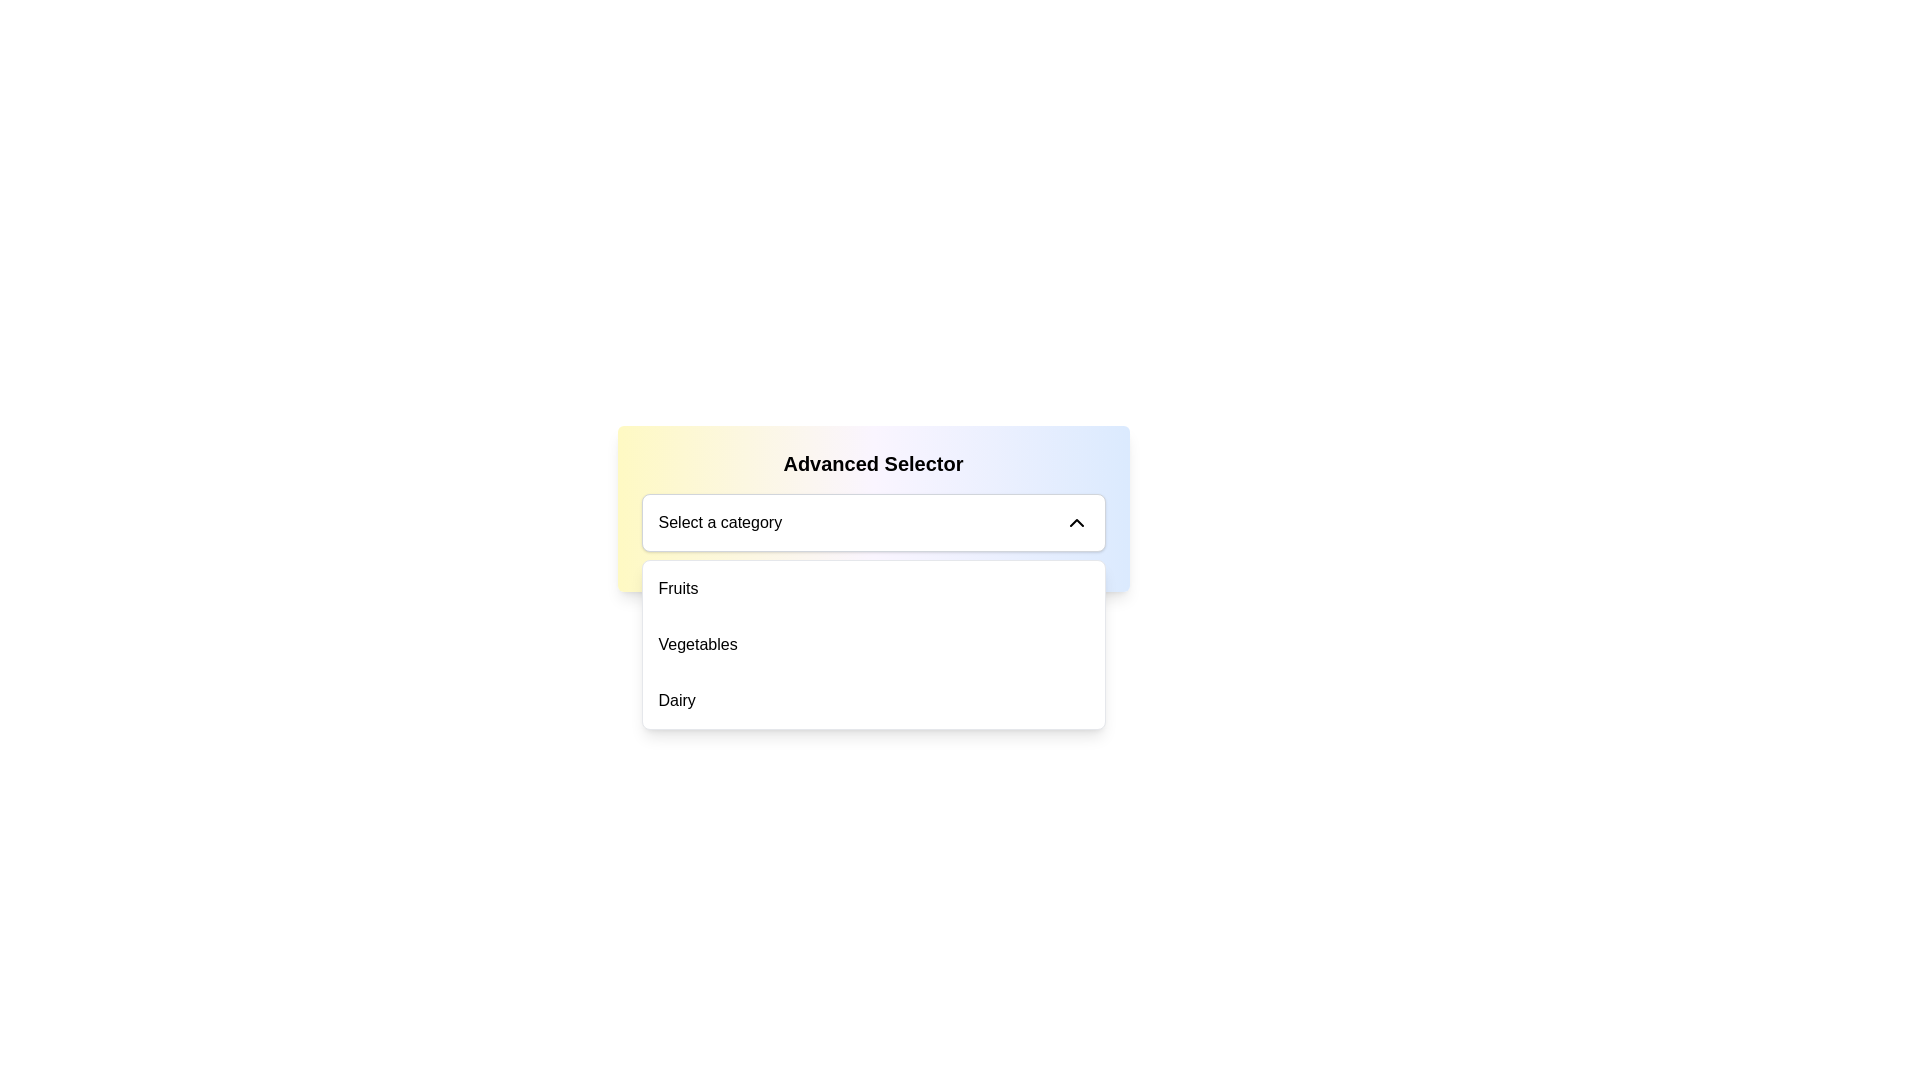  What do you see at coordinates (873, 700) in the screenshot?
I see `the list item labeled 'Dairy'` at bounding box center [873, 700].